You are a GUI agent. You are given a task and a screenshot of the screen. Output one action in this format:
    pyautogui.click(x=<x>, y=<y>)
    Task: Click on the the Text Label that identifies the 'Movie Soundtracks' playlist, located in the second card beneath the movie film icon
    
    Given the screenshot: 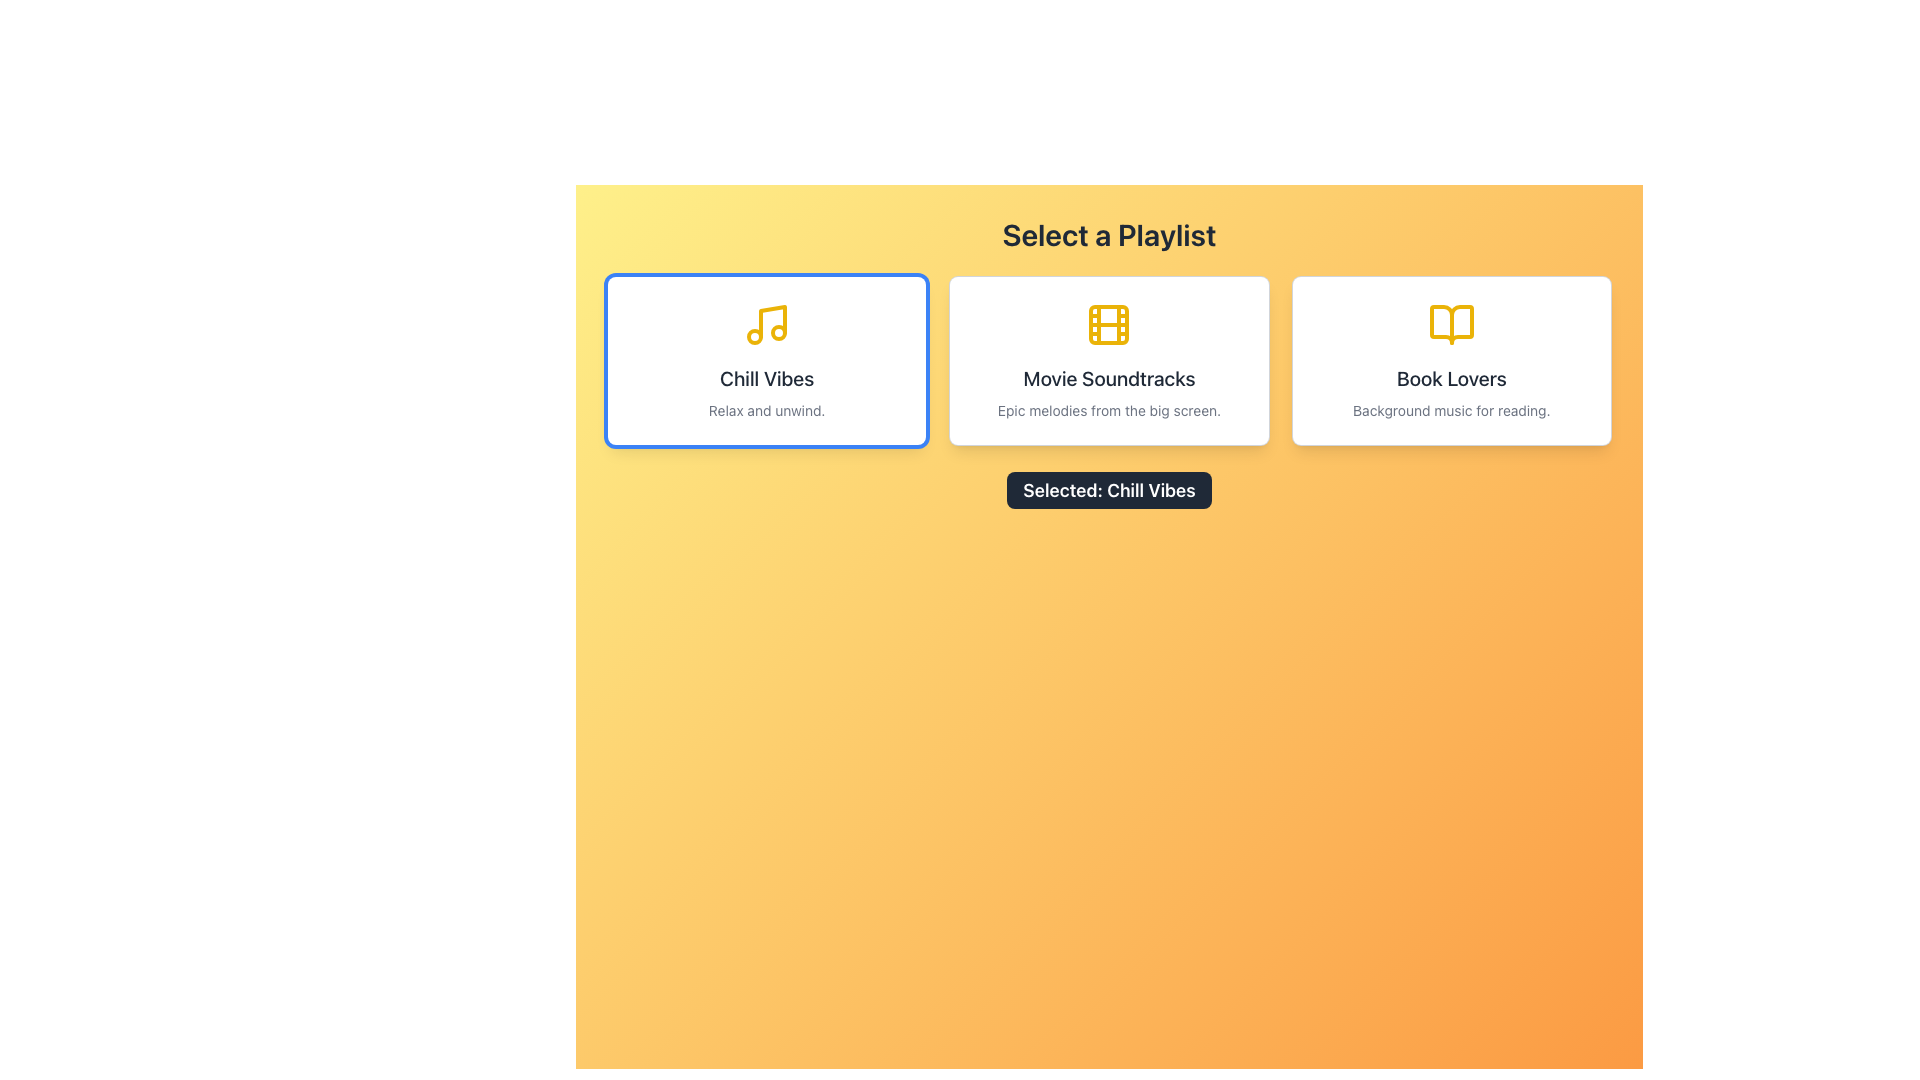 What is the action you would take?
    pyautogui.click(x=1108, y=378)
    